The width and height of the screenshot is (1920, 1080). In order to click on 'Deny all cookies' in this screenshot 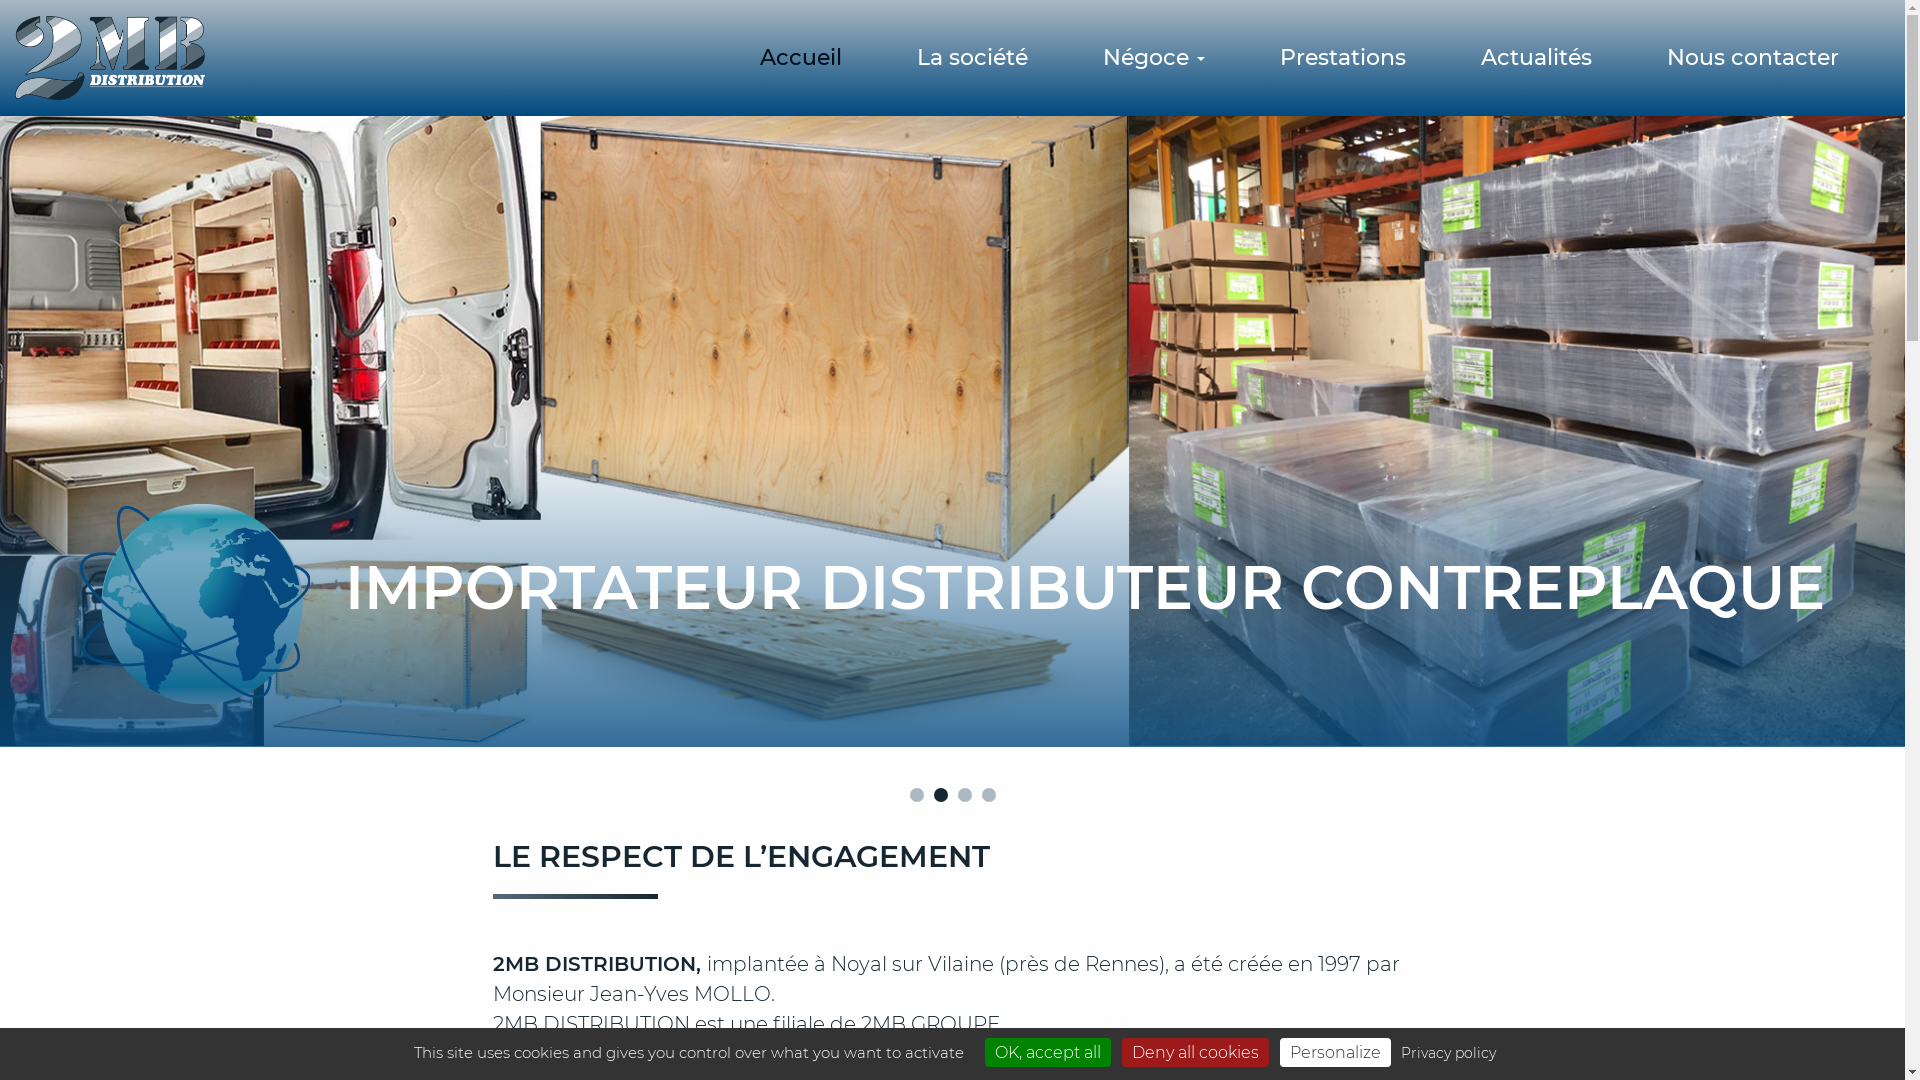, I will do `click(1195, 1051)`.